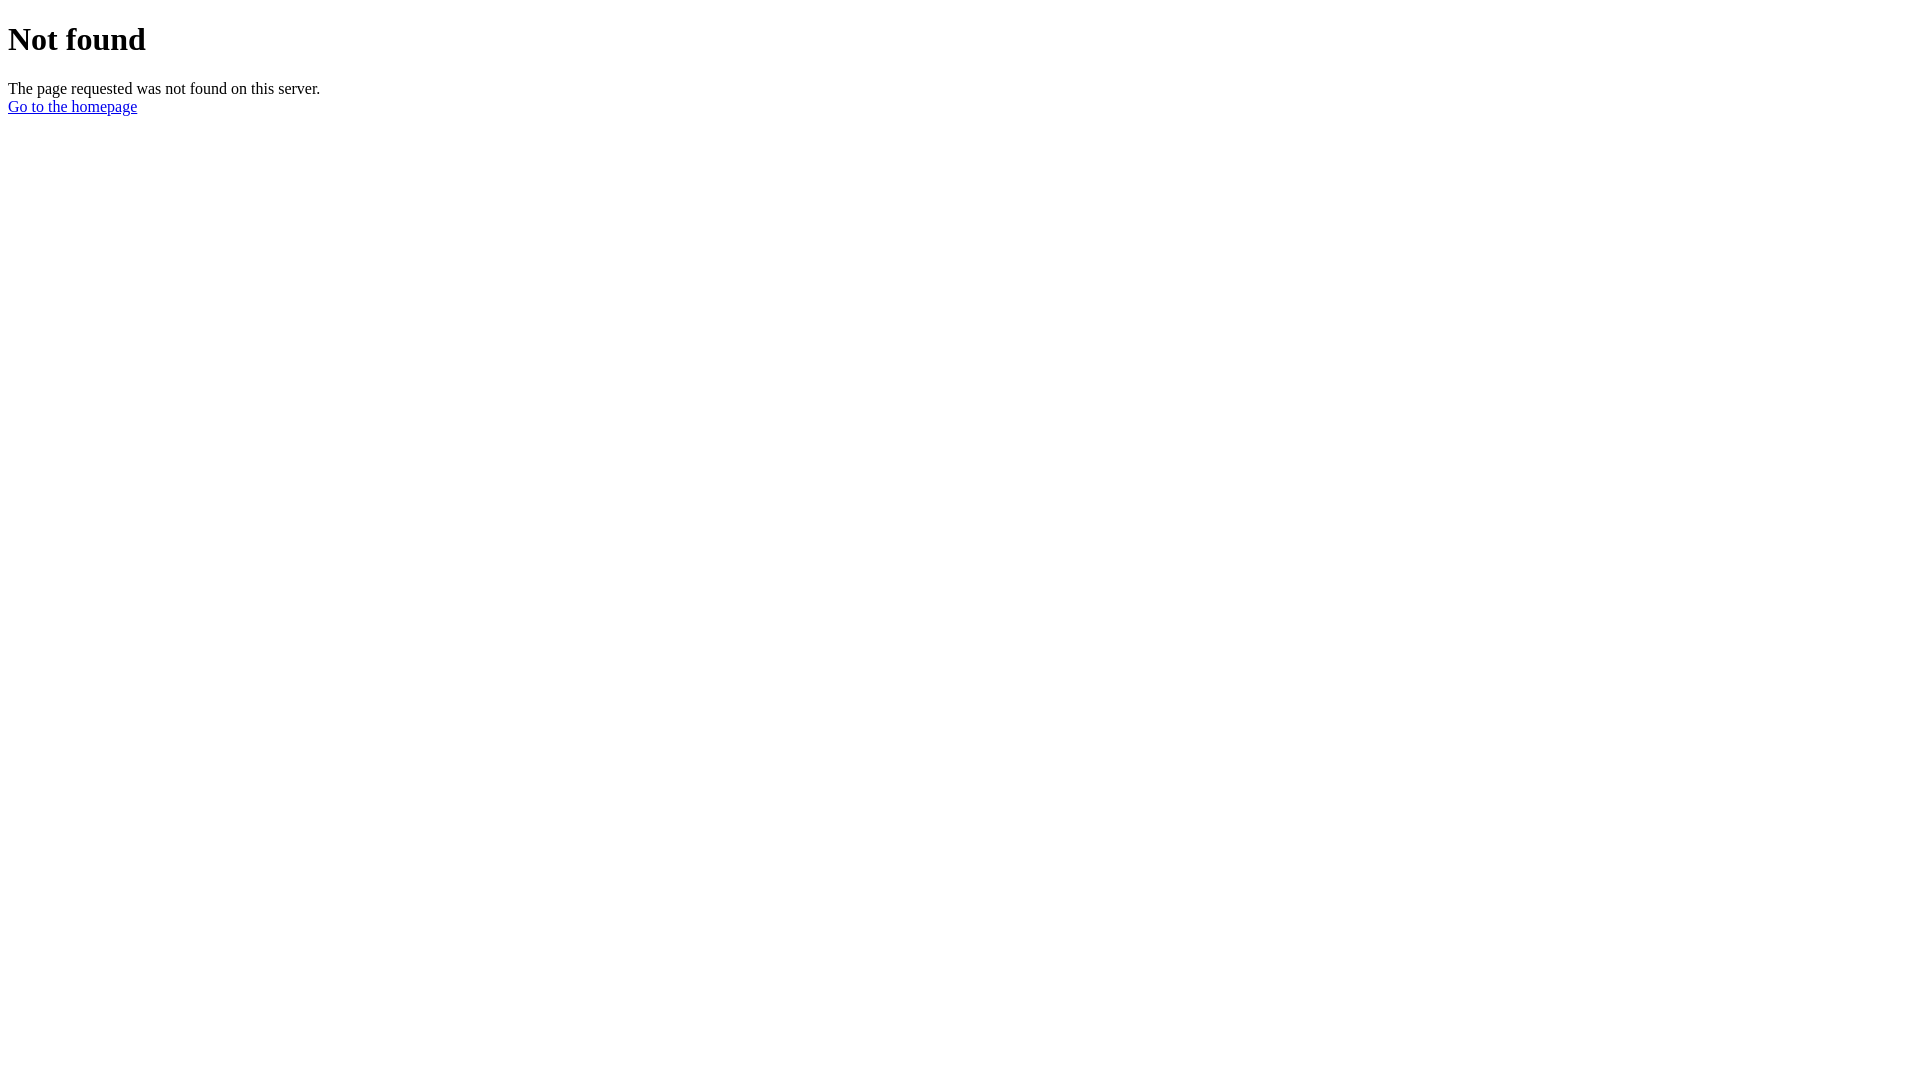 Image resolution: width=1920 pixels, height=1080 pixels. Describe the element at coordinates (72, 106) in the screenshot. I see `'Go to the homepage'` at that location.